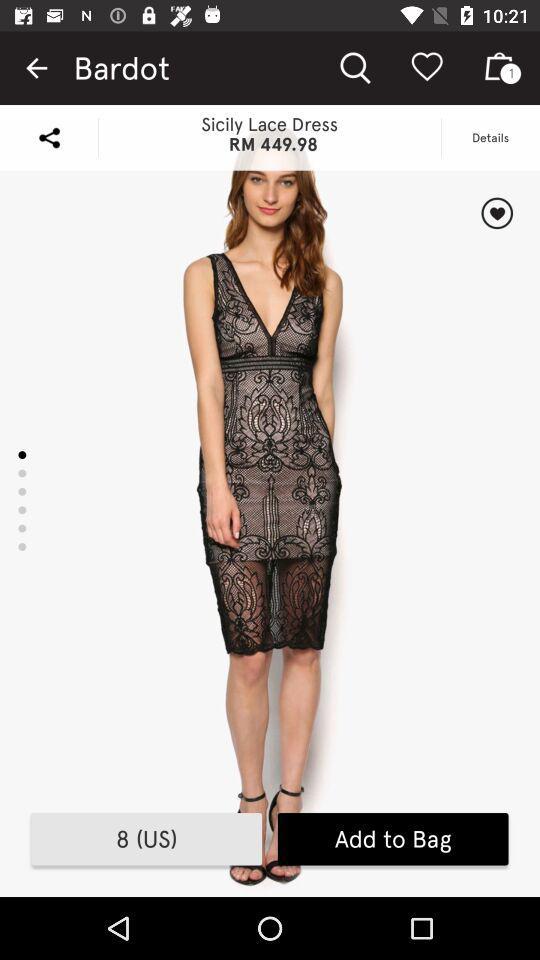  Describe the element at coordinates (49, 136) in the screenshot. I see `share the article` at that location.